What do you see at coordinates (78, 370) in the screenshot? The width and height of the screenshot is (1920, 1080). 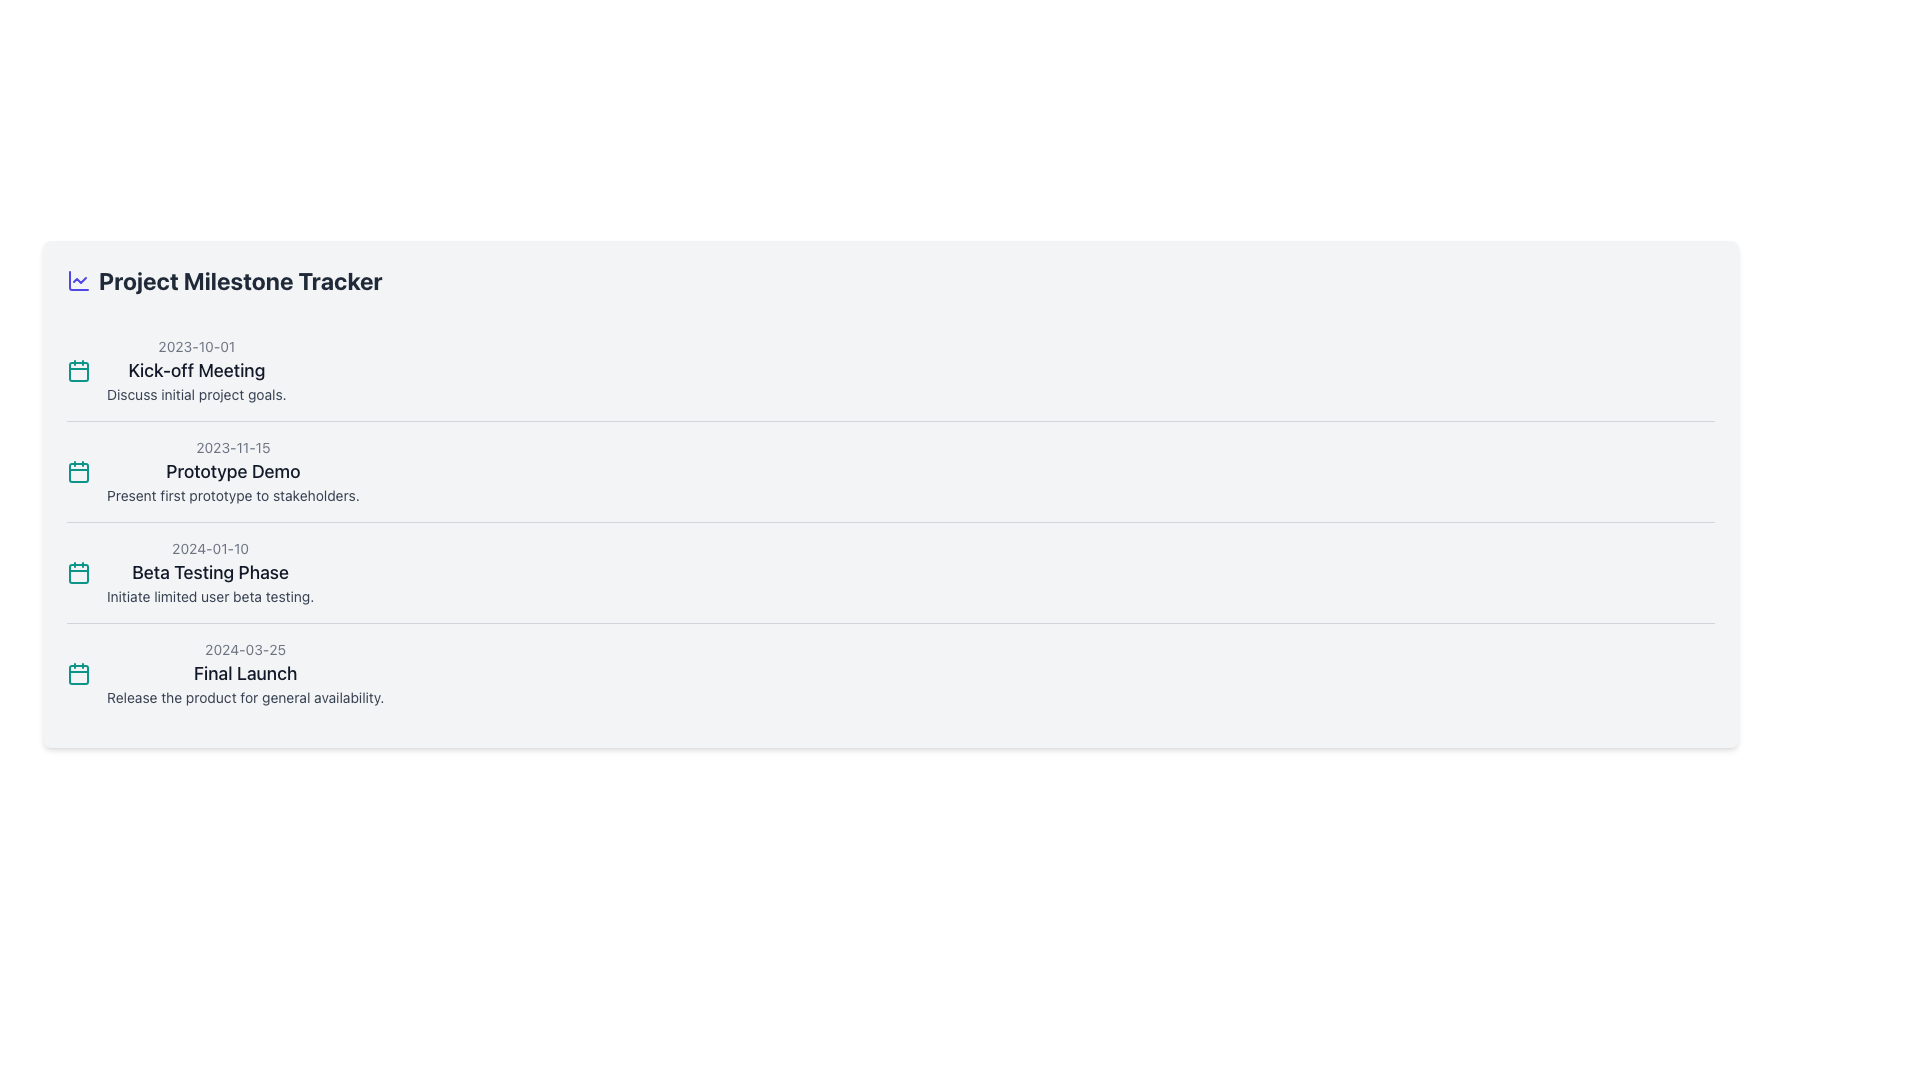 I see `the calendar icon representing the date and event type for the milestone 'Kick-off Meeting'` at bounding box center [78, 370].